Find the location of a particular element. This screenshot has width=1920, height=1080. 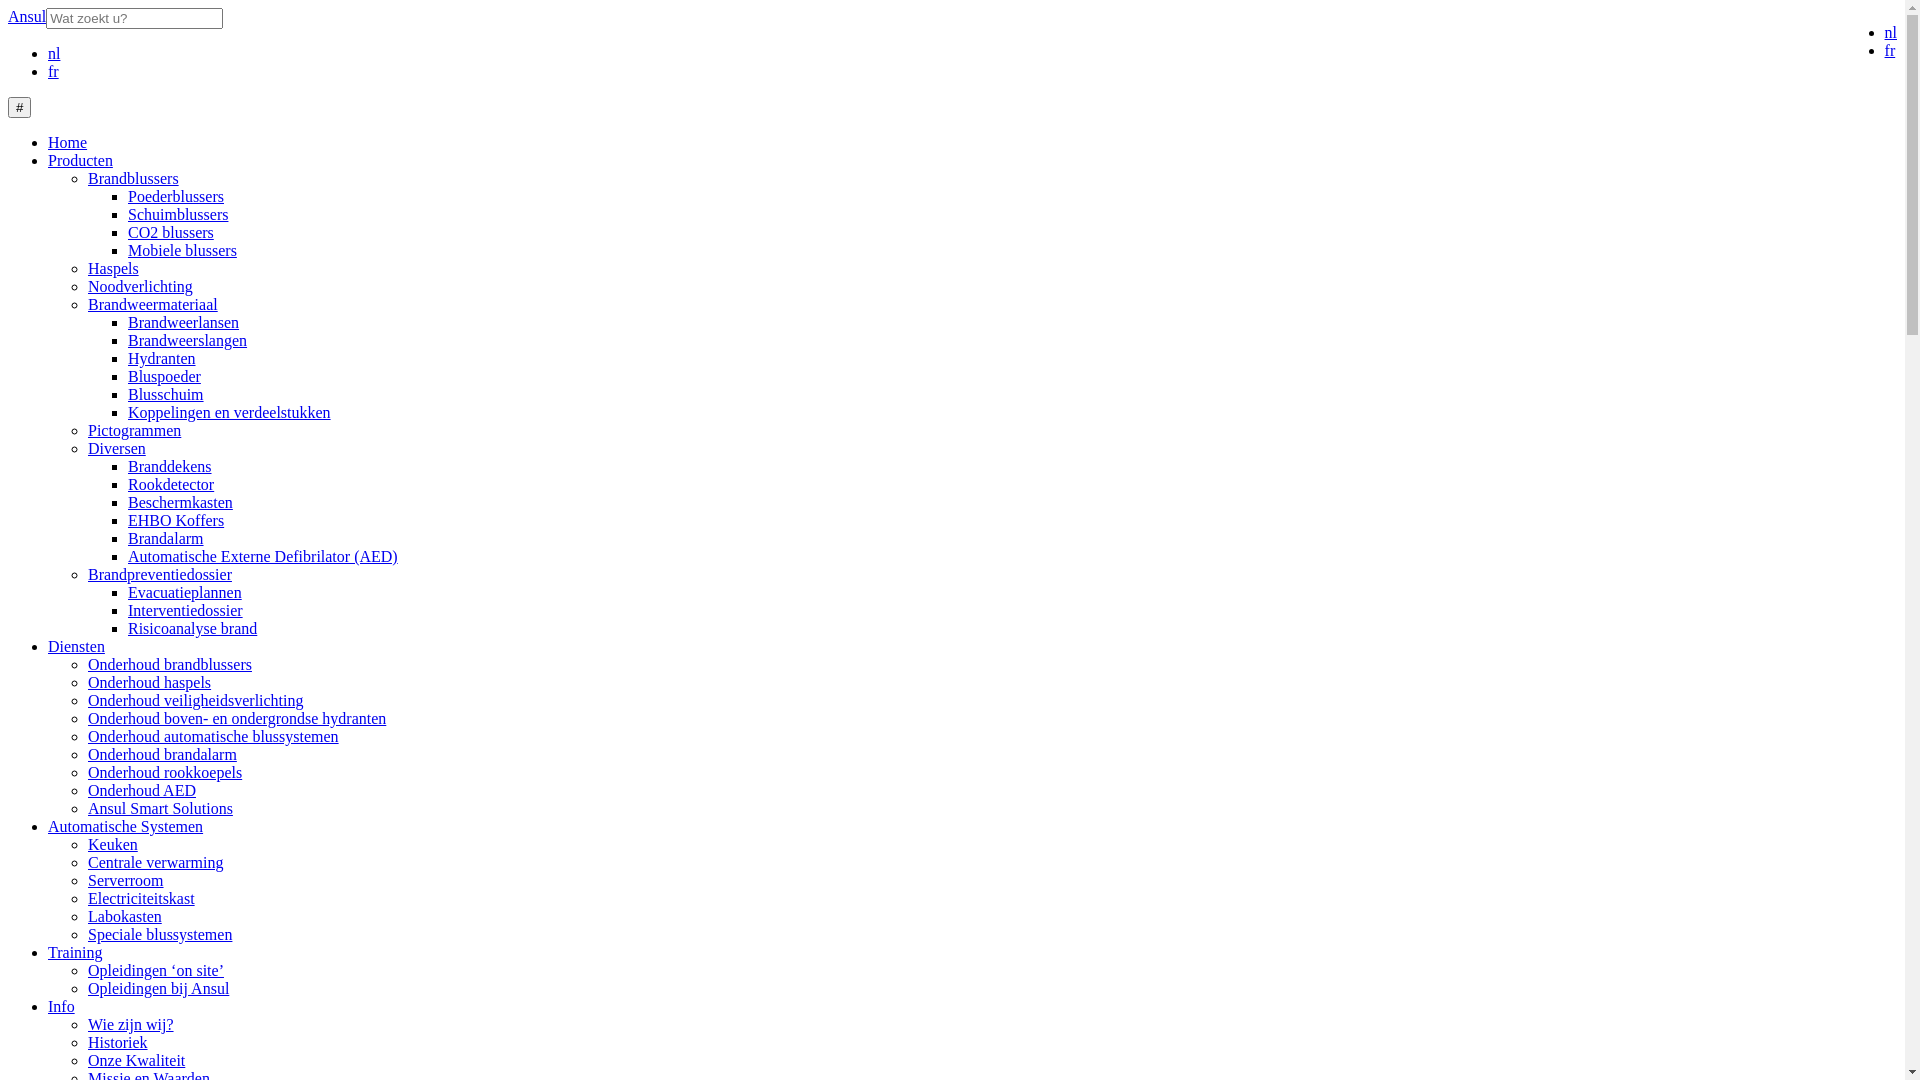

'Wie zijn wij?' is located at coordinates (86, 1024).